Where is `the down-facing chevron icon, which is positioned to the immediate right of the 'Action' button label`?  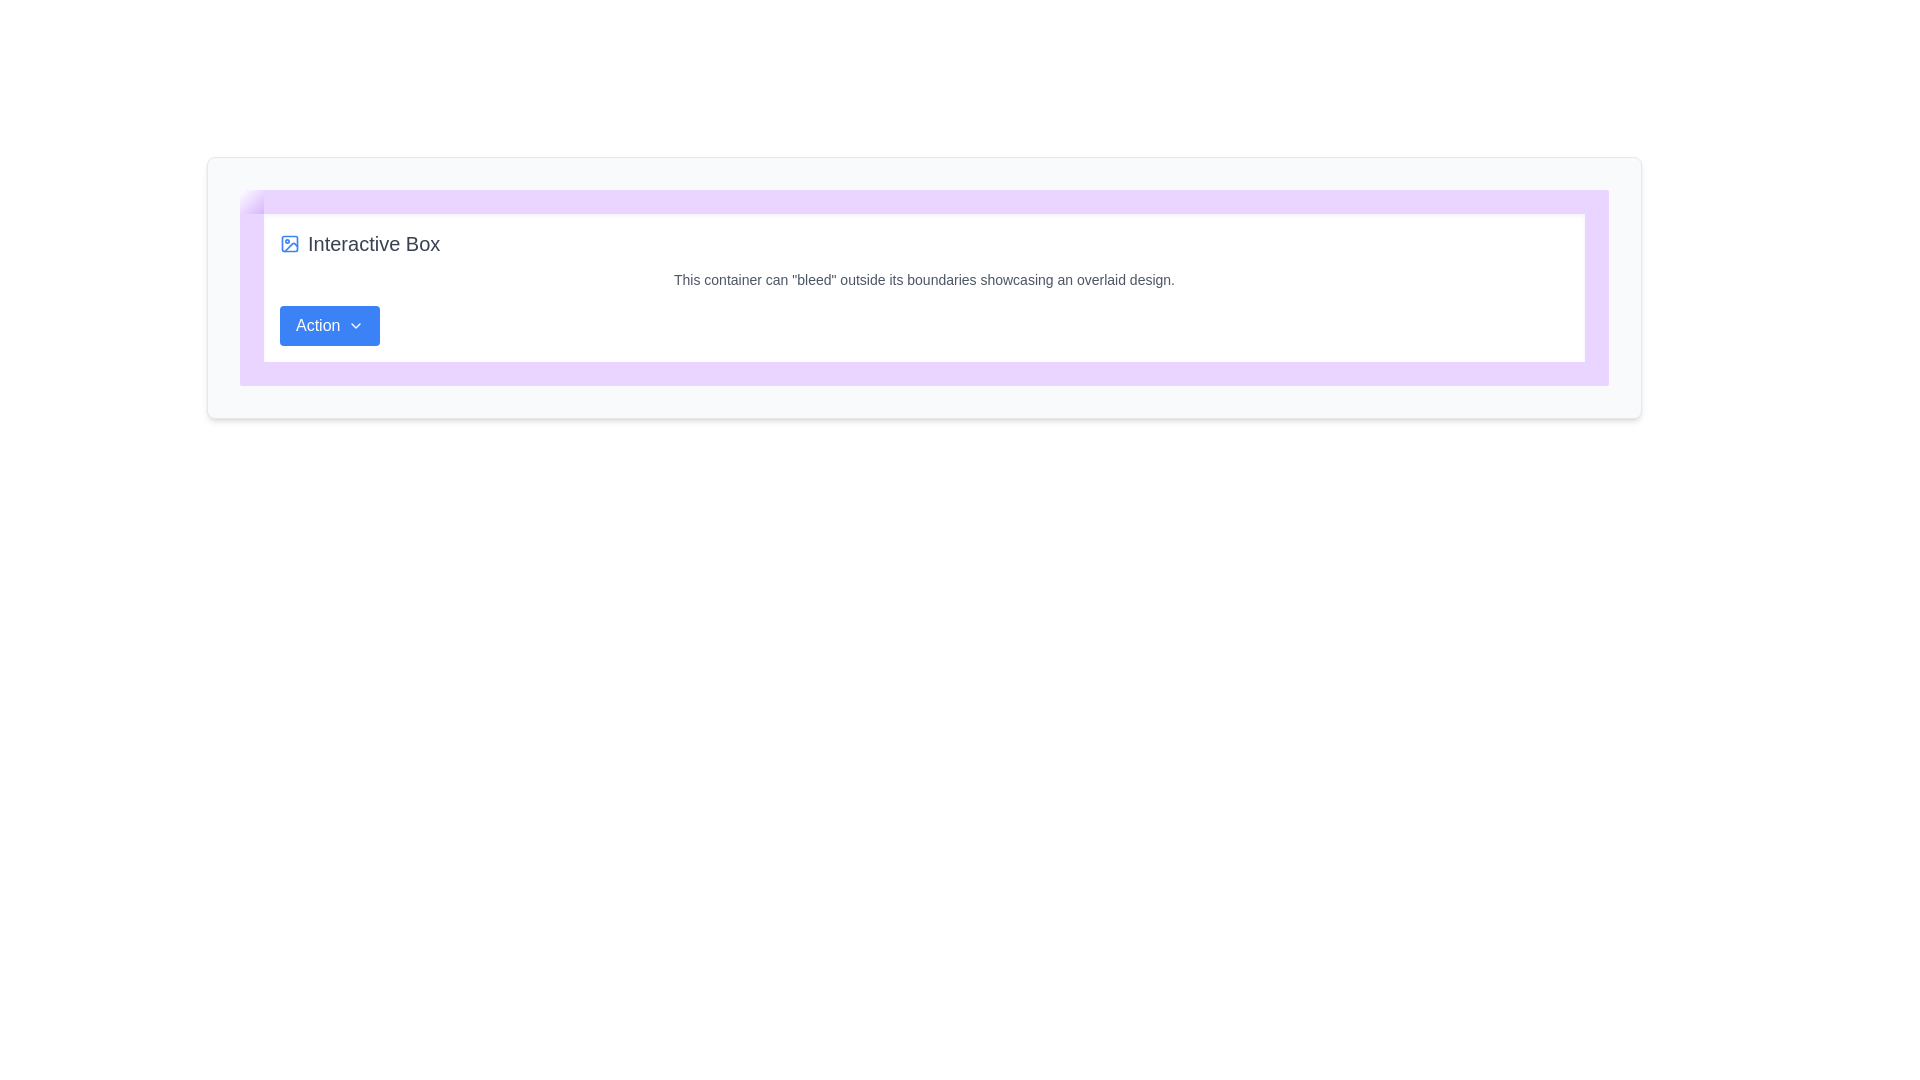
the down-facing chevron icon, which is positioned to the immediate right of the 'Action' button label is located at coordinates (356, 325).